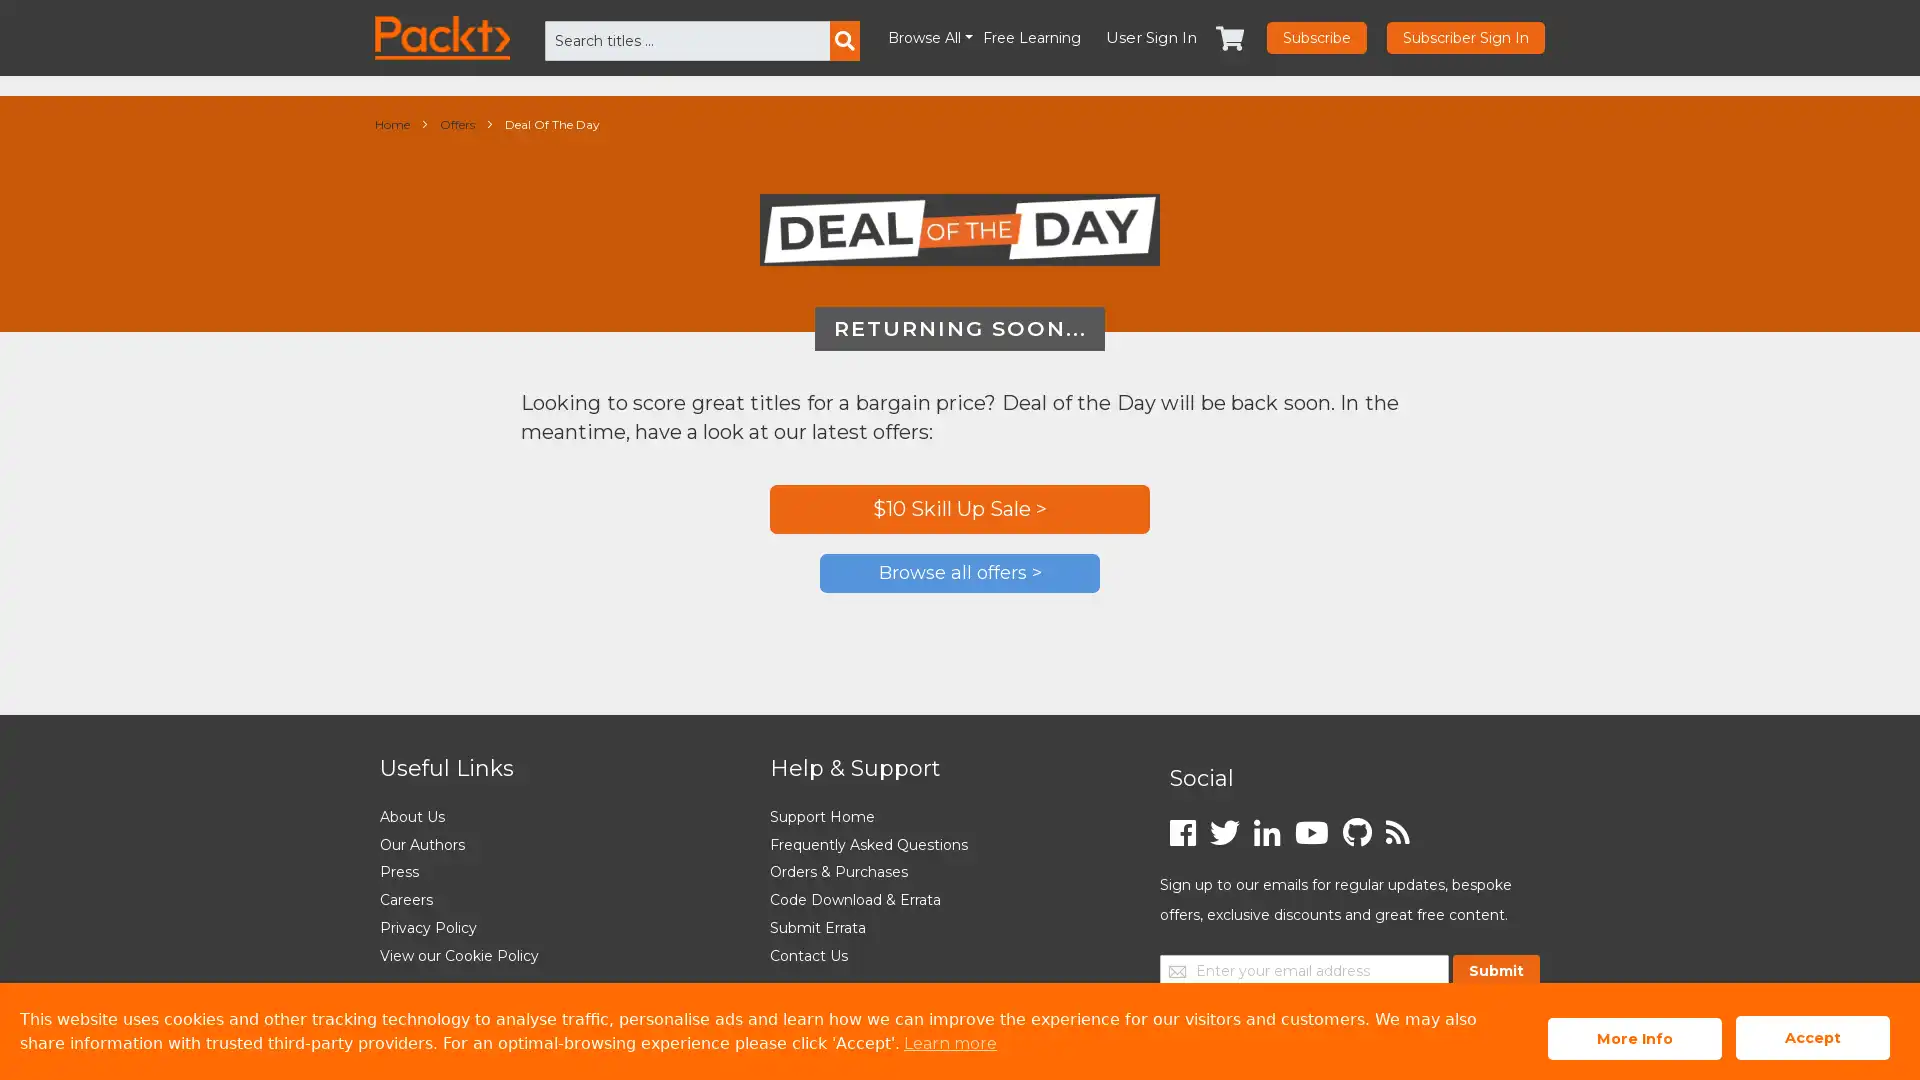 The height and width of the screenshot is (1080, 1920). Describe the element at coordinates (1635, 1037) in the screenshot. I see `More Info` at that location.